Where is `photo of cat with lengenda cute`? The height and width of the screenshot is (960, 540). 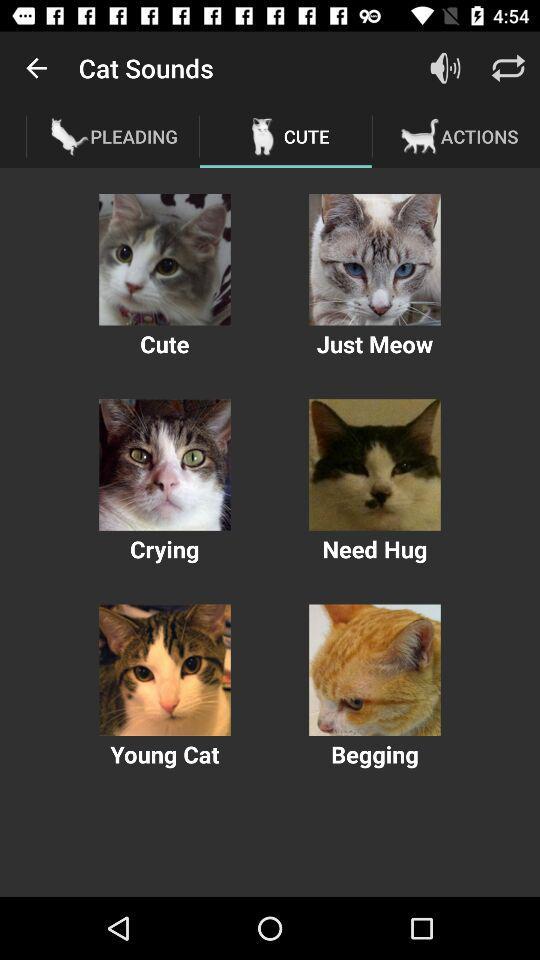
photo of cat with lengenda cute is located at coordinates (164, 258).